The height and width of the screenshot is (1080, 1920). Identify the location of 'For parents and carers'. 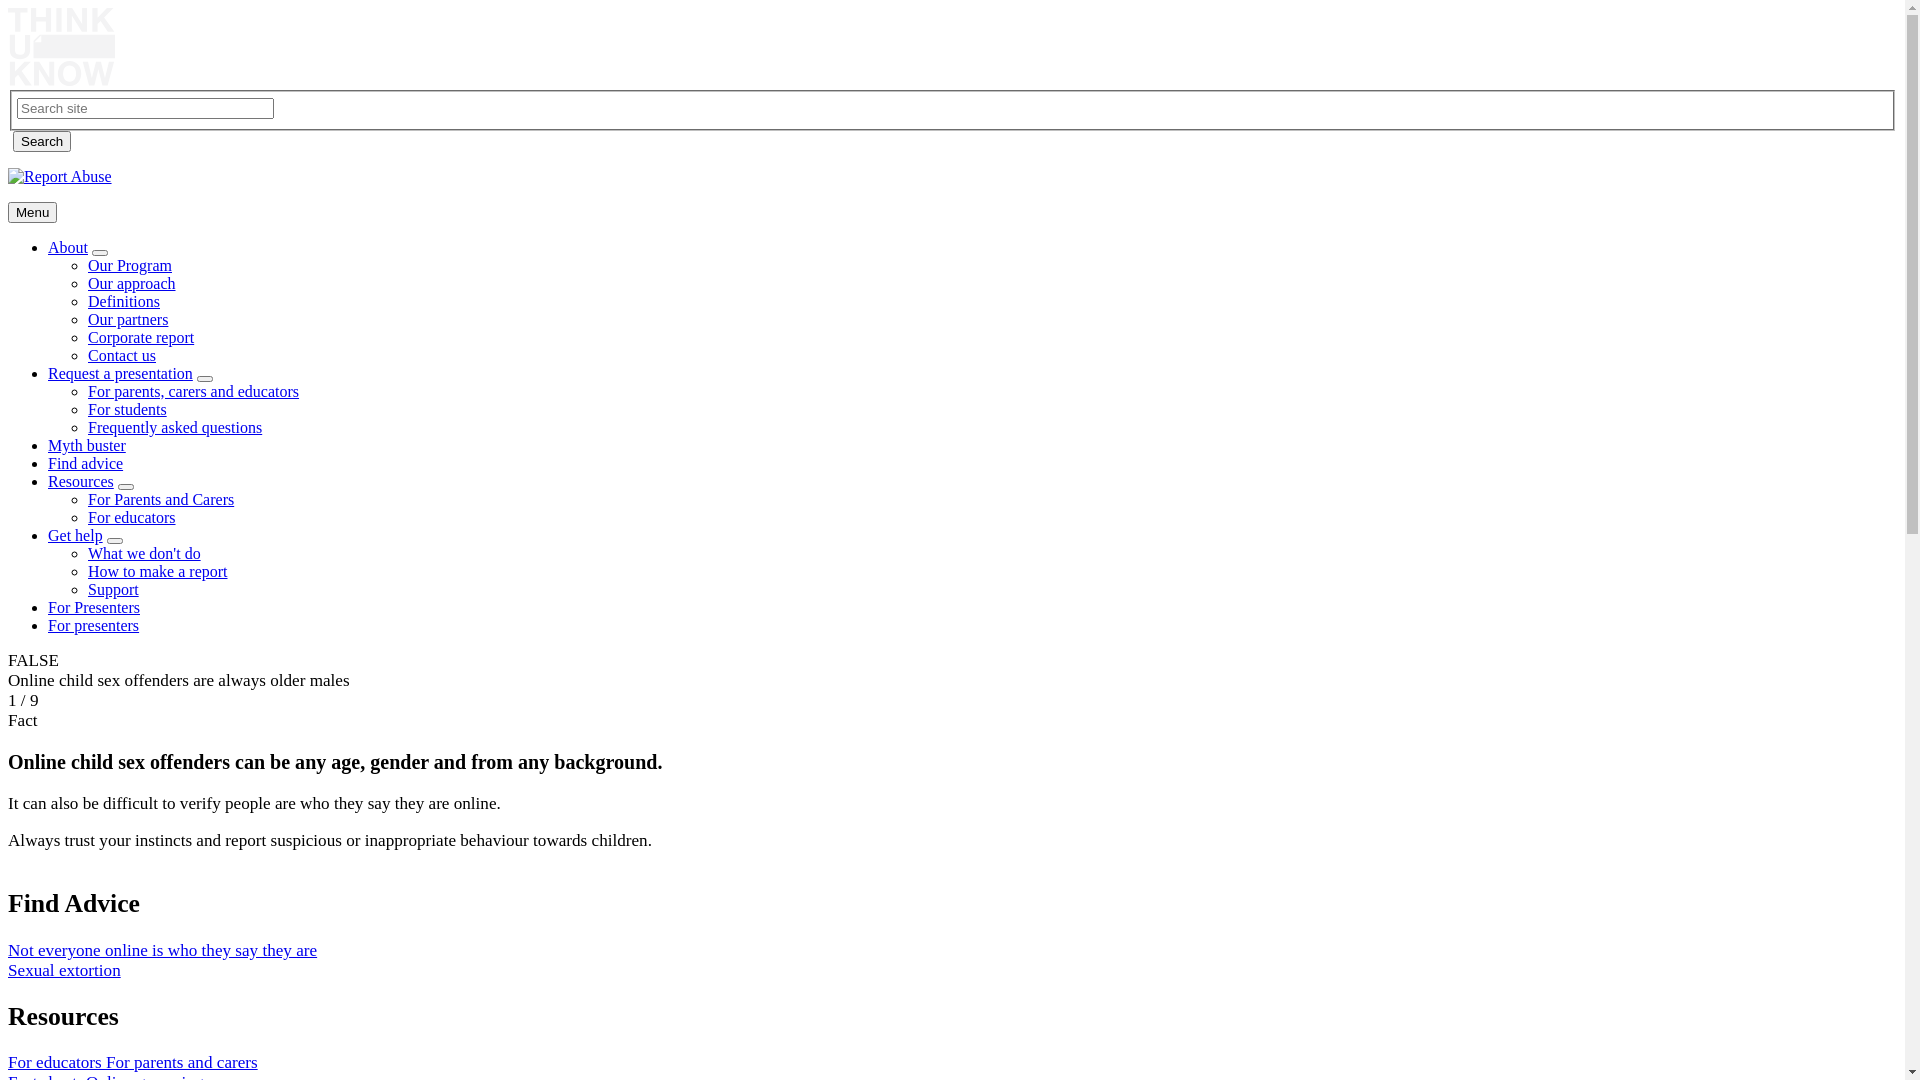
(182, 1061).